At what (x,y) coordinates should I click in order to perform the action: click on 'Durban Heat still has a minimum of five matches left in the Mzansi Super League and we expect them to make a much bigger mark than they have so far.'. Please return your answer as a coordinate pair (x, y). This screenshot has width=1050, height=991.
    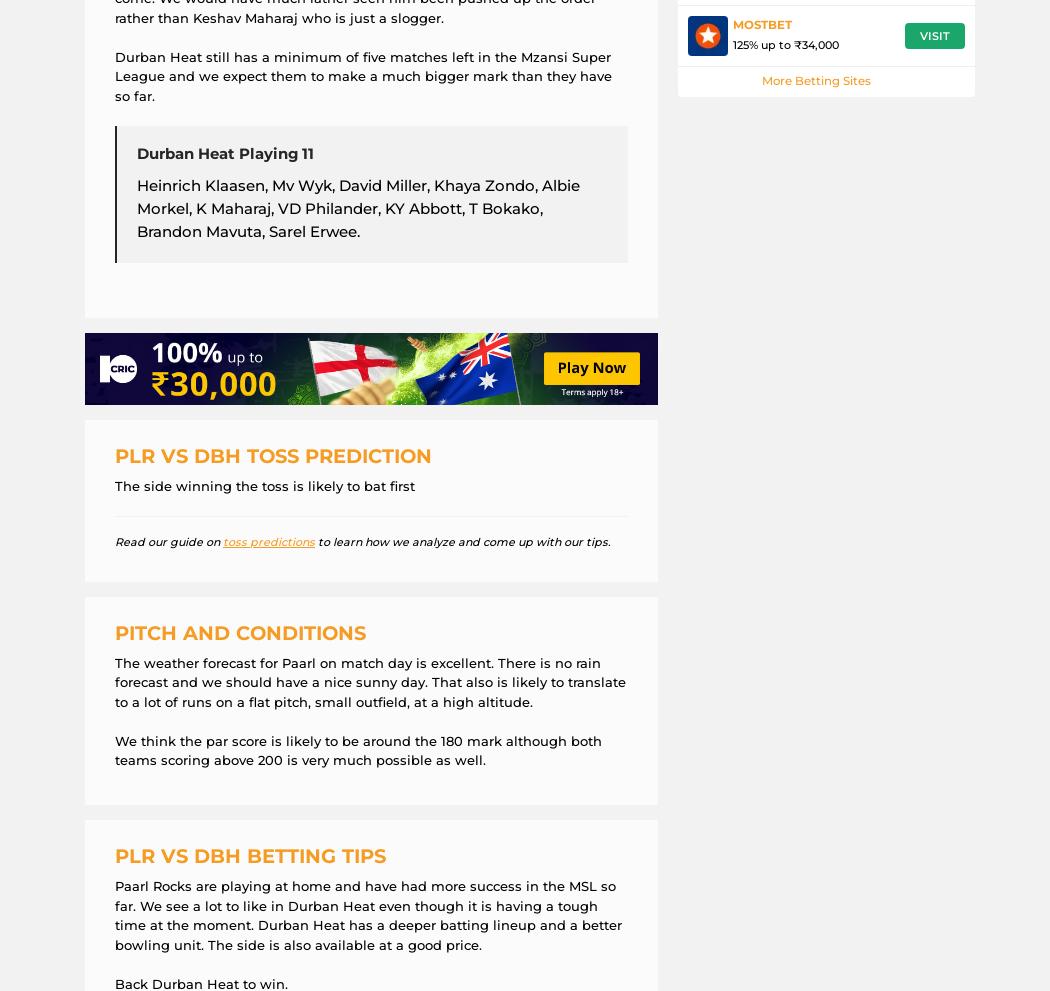
    Looking at the image, I should click on (113, 75).